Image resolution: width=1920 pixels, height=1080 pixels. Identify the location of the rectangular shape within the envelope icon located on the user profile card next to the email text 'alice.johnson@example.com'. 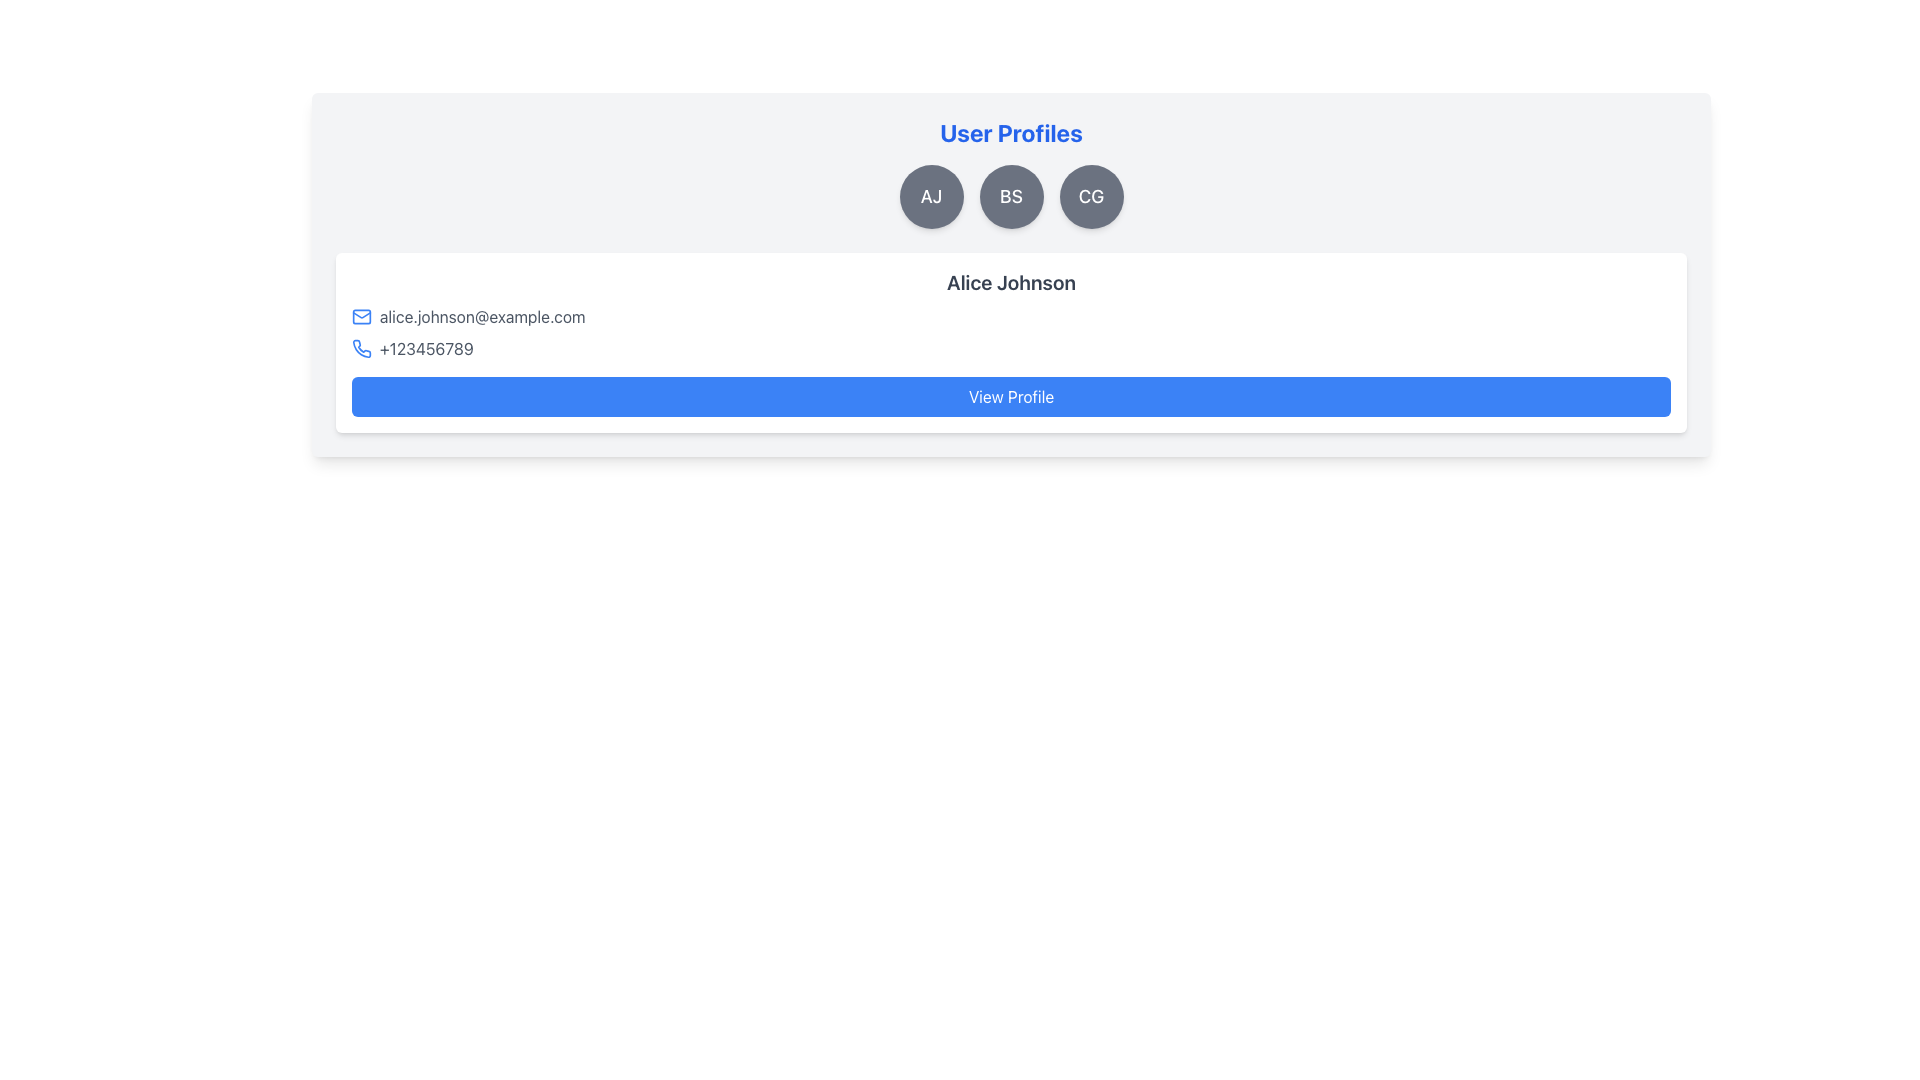
(361, 315).